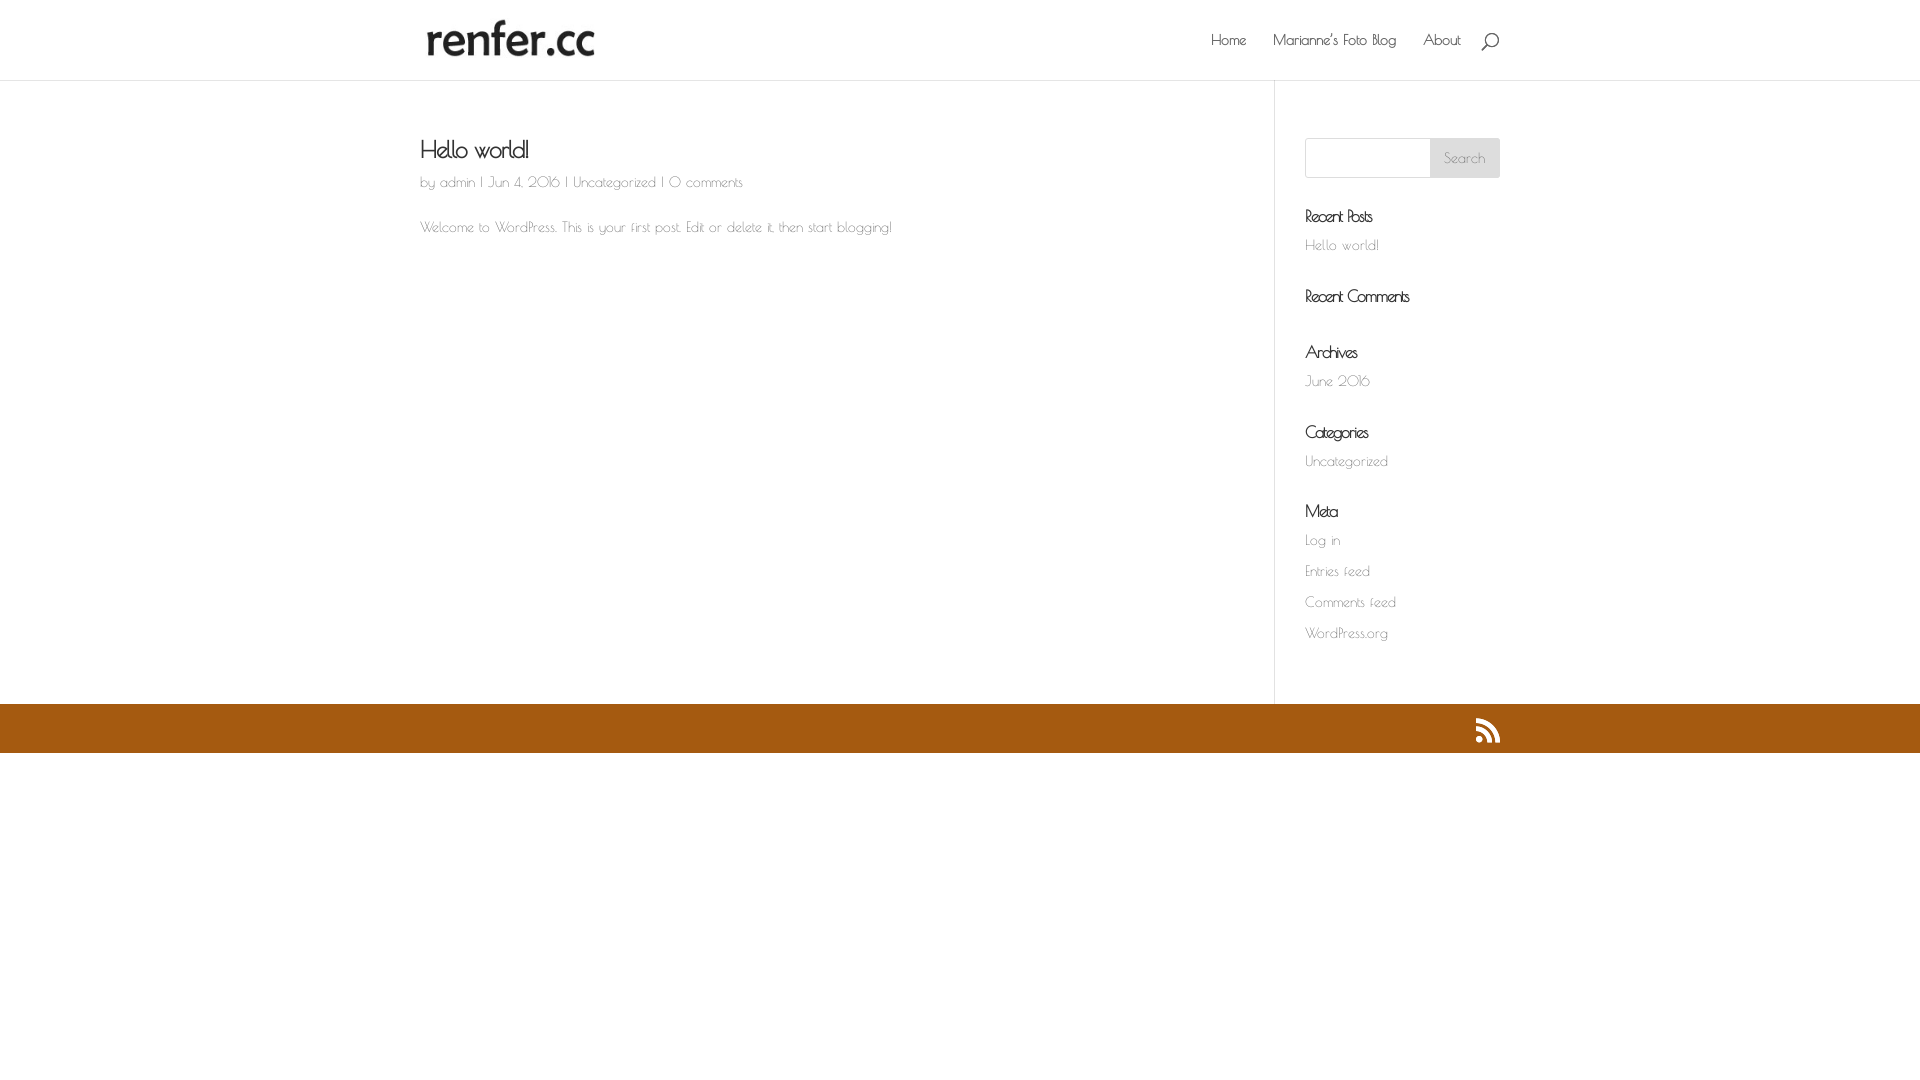 Image resolution: width=1920 pixels, height=1080 pixels. What do you see at coordinates (439, 181) in the screenshot?
I see `'admin'` at bounding box center [439, 181].